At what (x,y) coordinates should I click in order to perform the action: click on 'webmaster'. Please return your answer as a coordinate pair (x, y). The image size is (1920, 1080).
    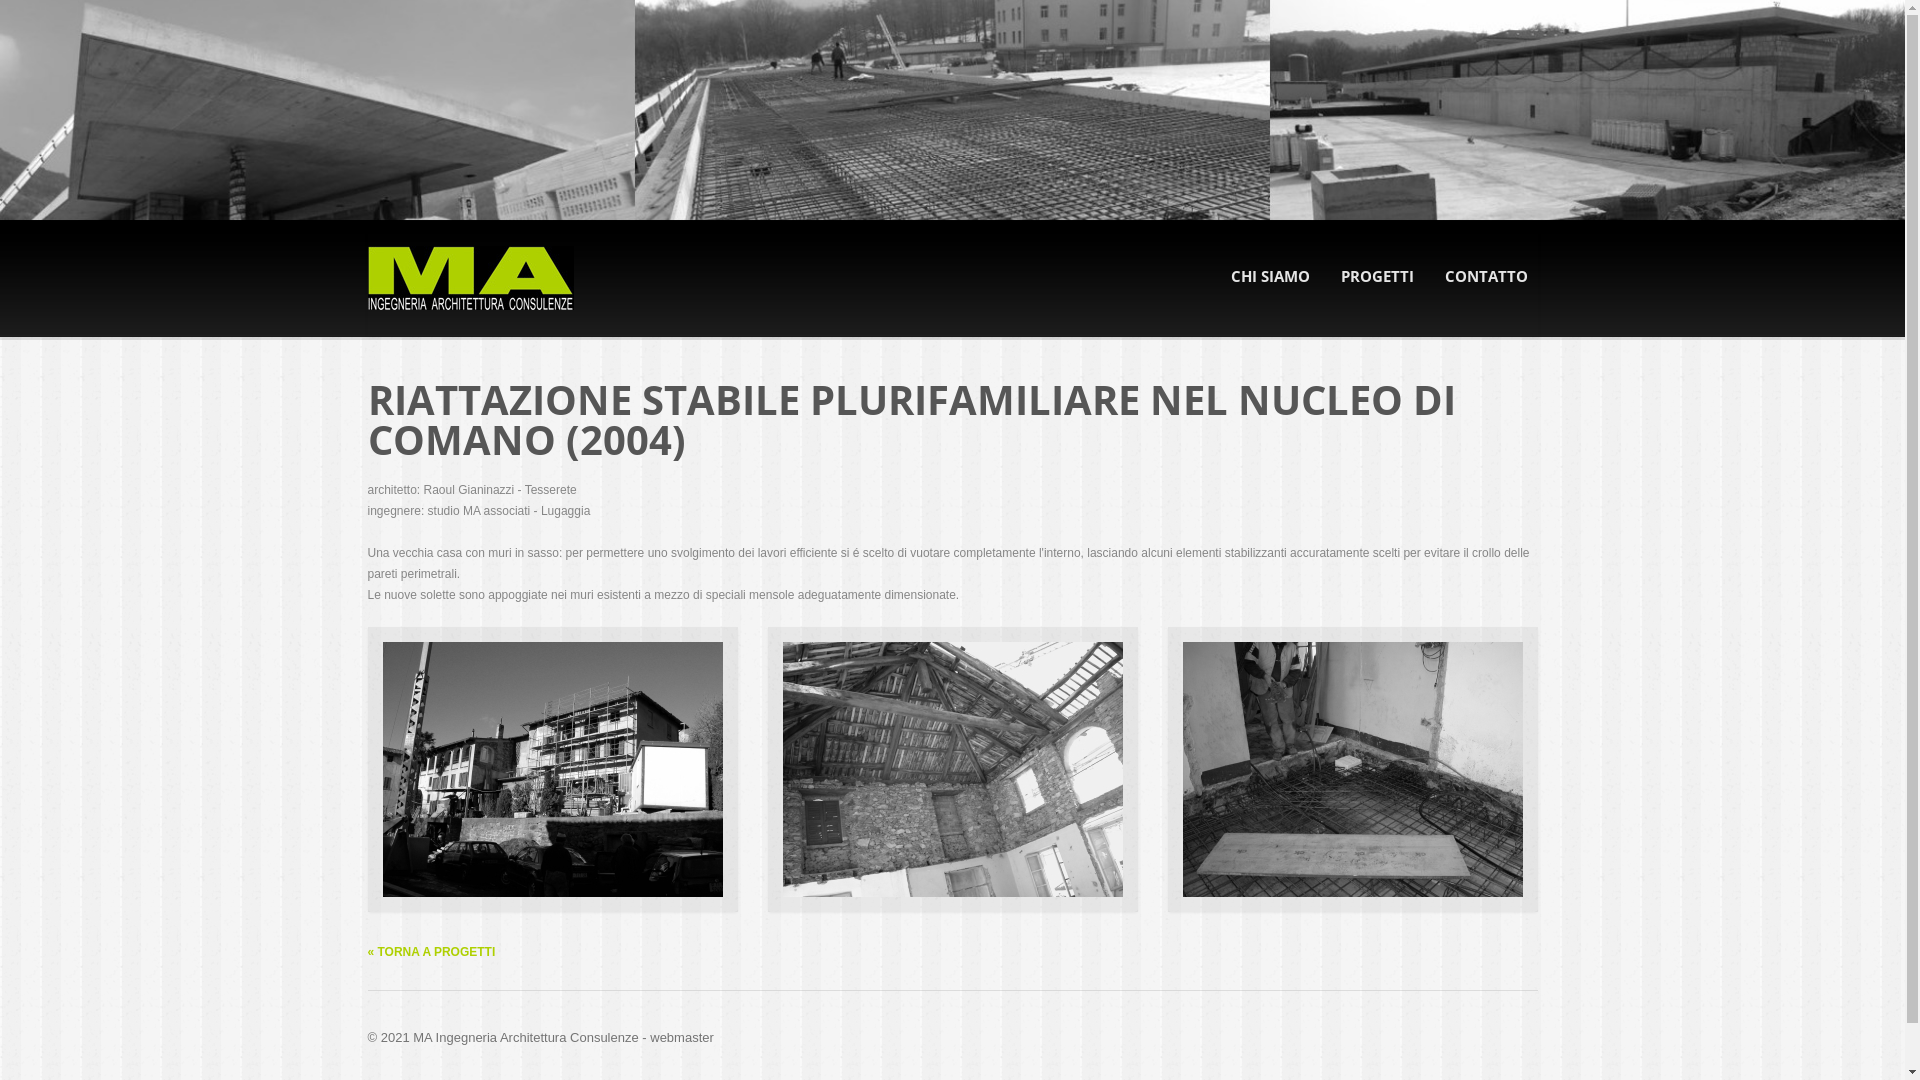
    Looking at the image, I should click on (681, 1036).